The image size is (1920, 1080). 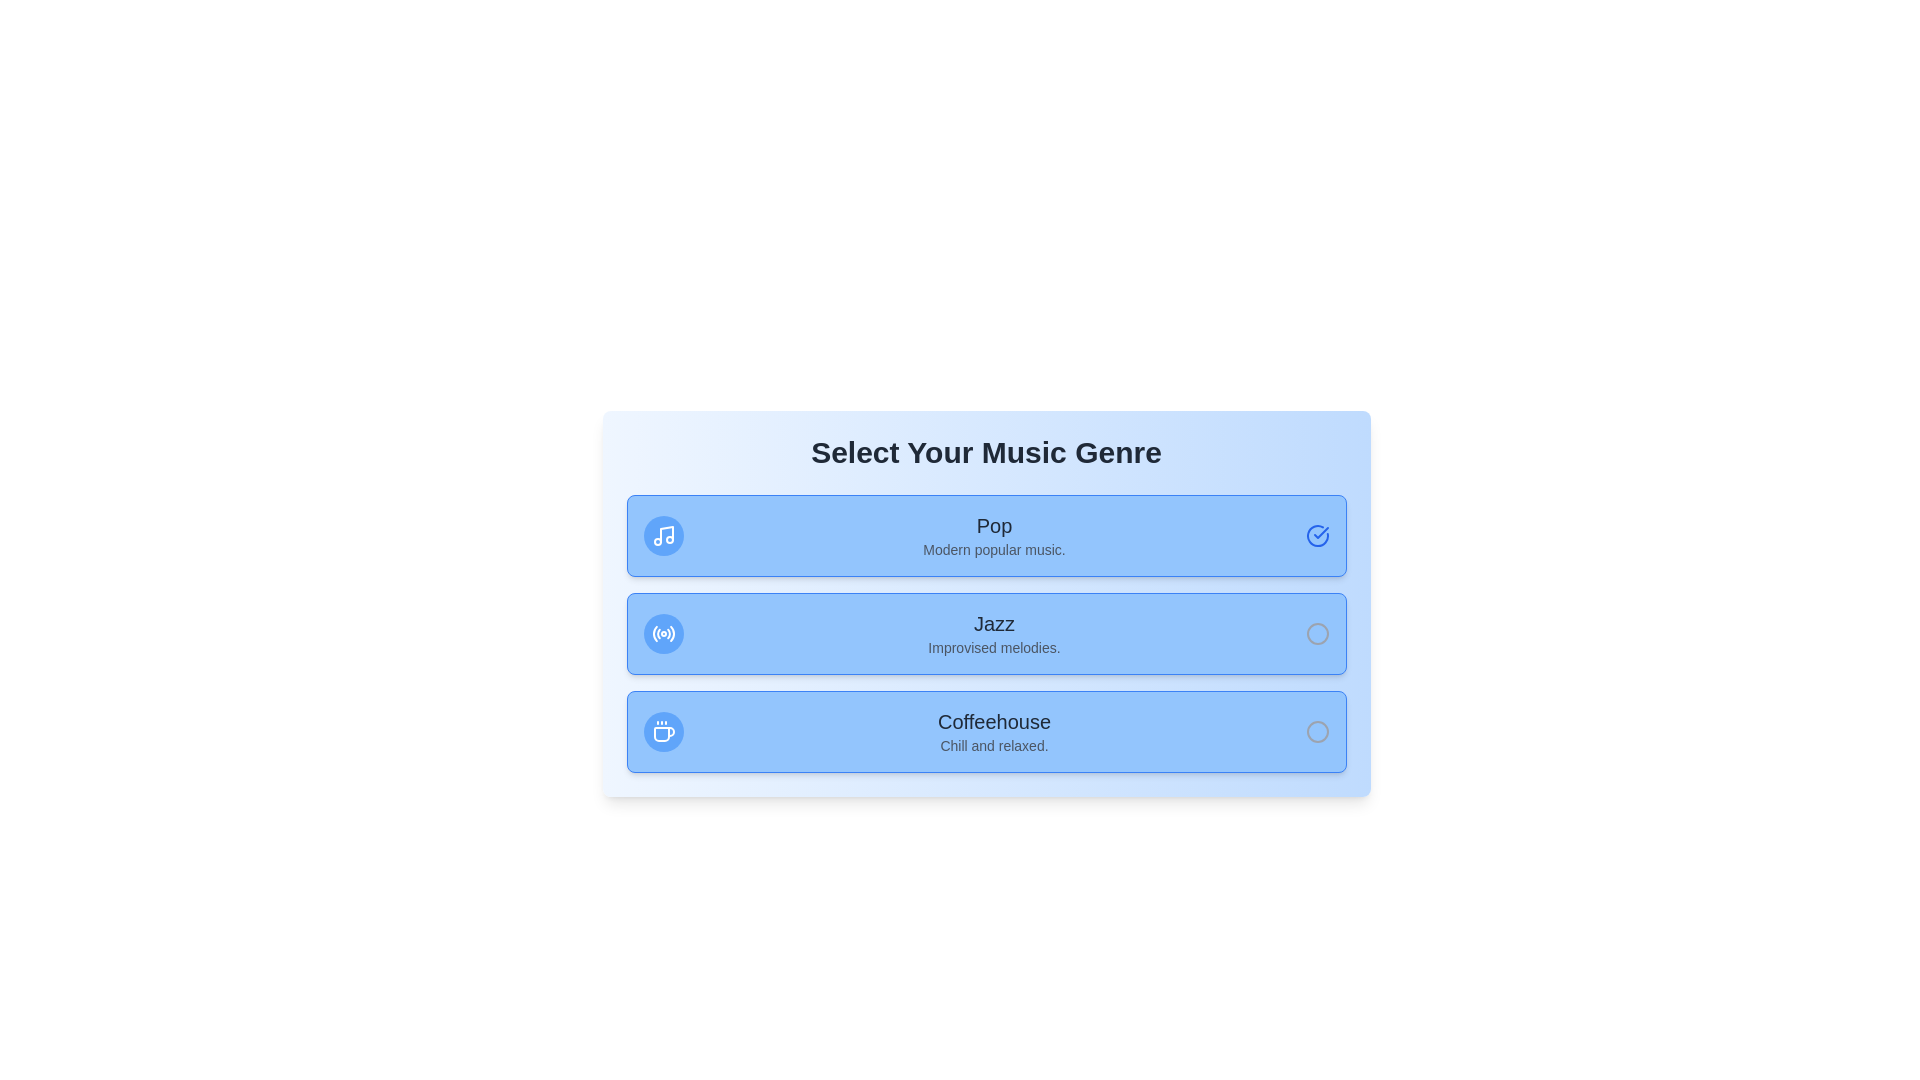 What do you see at coordinates (663, 734) in the screenshot?
I see `the lower-most icon representing the concept of 'Coffeehouse', which resembles a coffee cup and its handle, located to the left of the text label 'Coffeehouse'` at bounding box center [663, 734].